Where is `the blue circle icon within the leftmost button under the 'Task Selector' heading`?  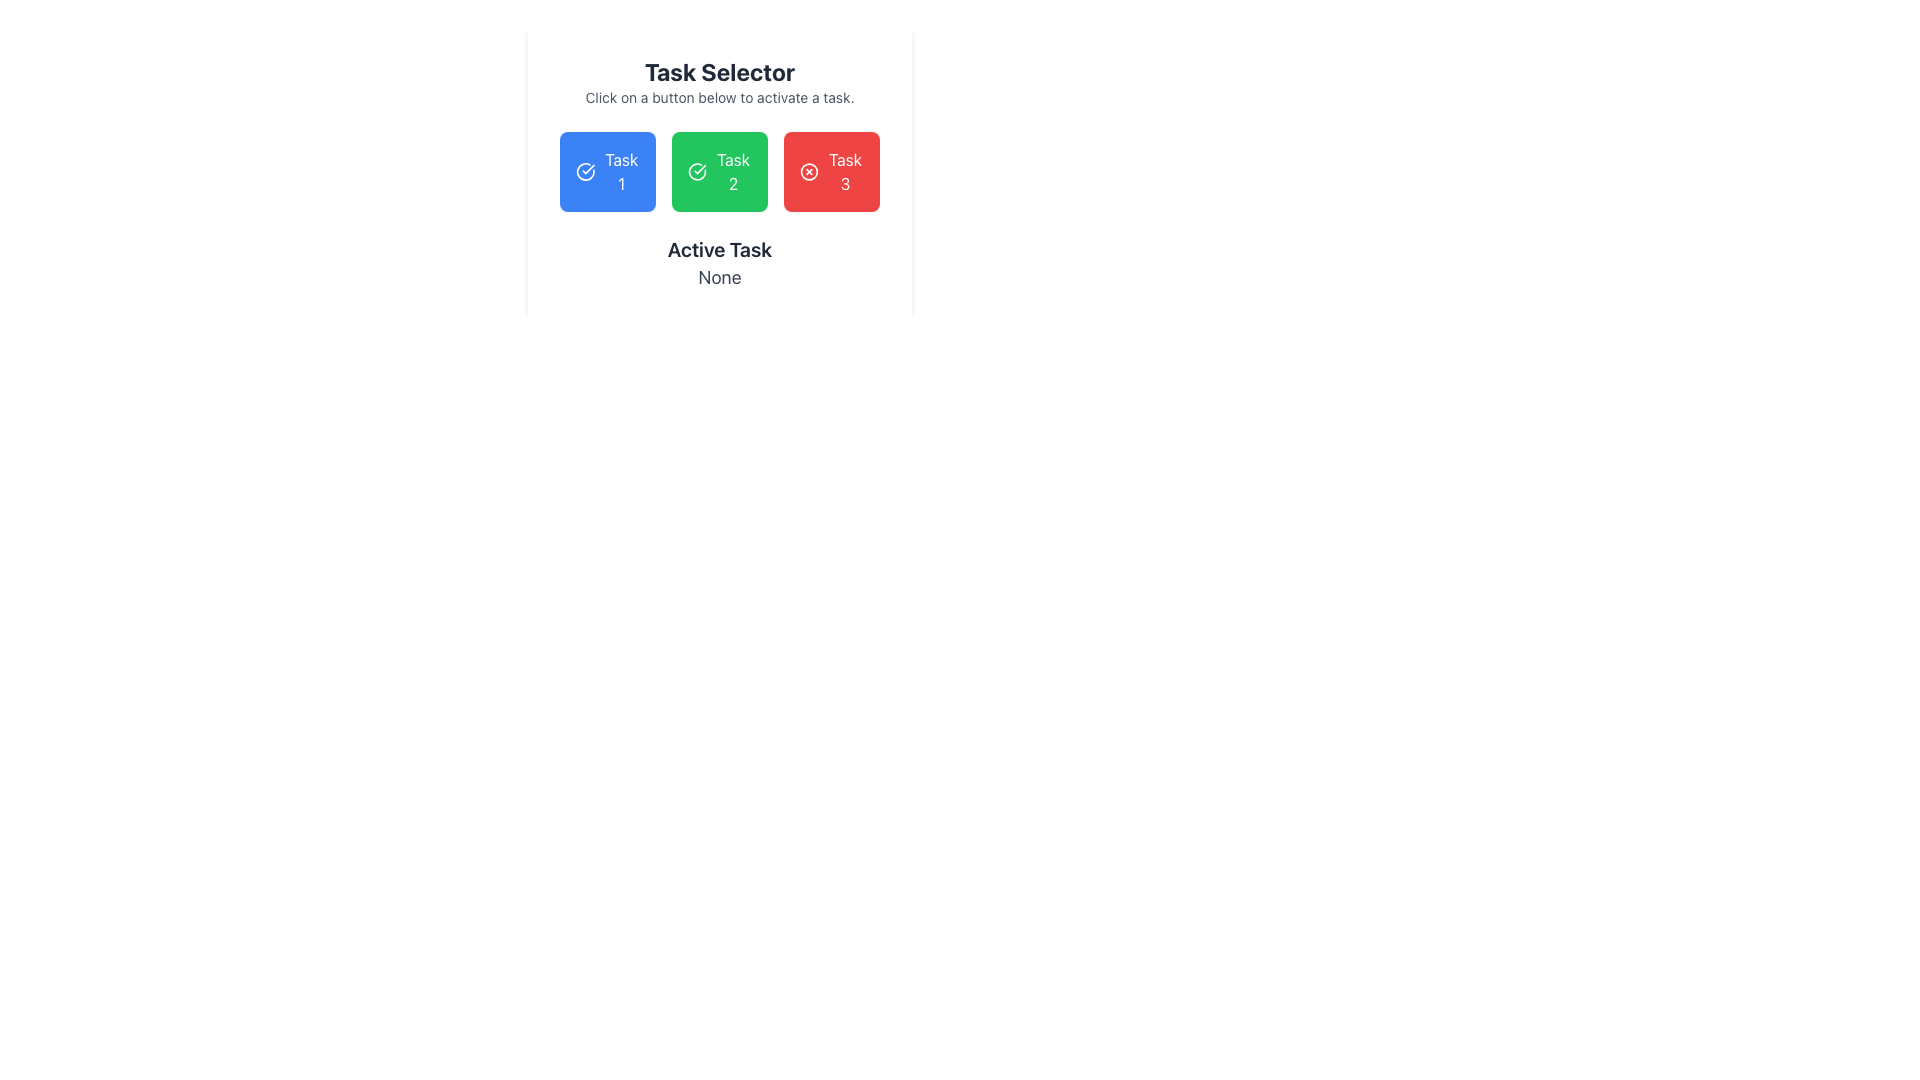 the blue circle icon within the leftmost button under the 'Task Selector' heading is located at coordinates (584, 171).